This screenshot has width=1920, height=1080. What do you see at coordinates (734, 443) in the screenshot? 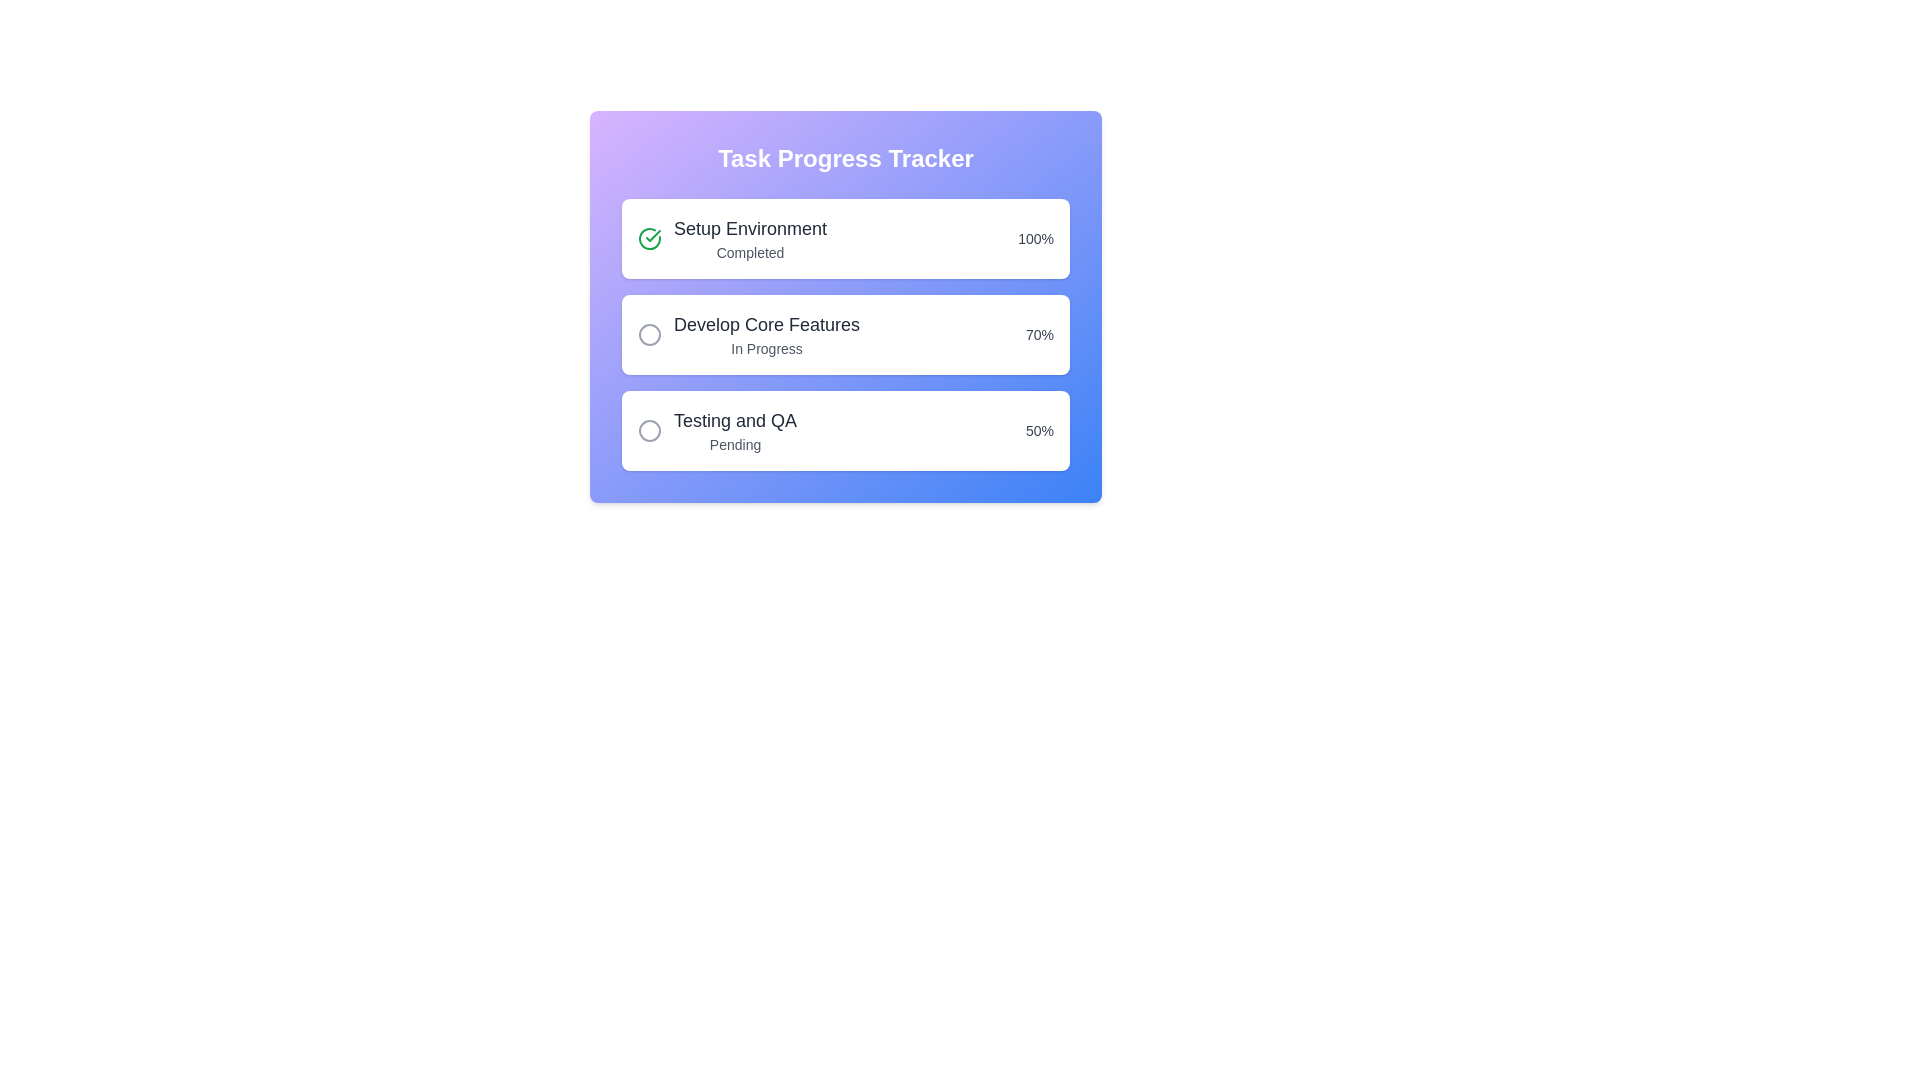
I see `the status indicator label that shows 'Pending' located below the 'Testing and QA' text in the third task card of the progress tracker` at bounding box center [734, 443].